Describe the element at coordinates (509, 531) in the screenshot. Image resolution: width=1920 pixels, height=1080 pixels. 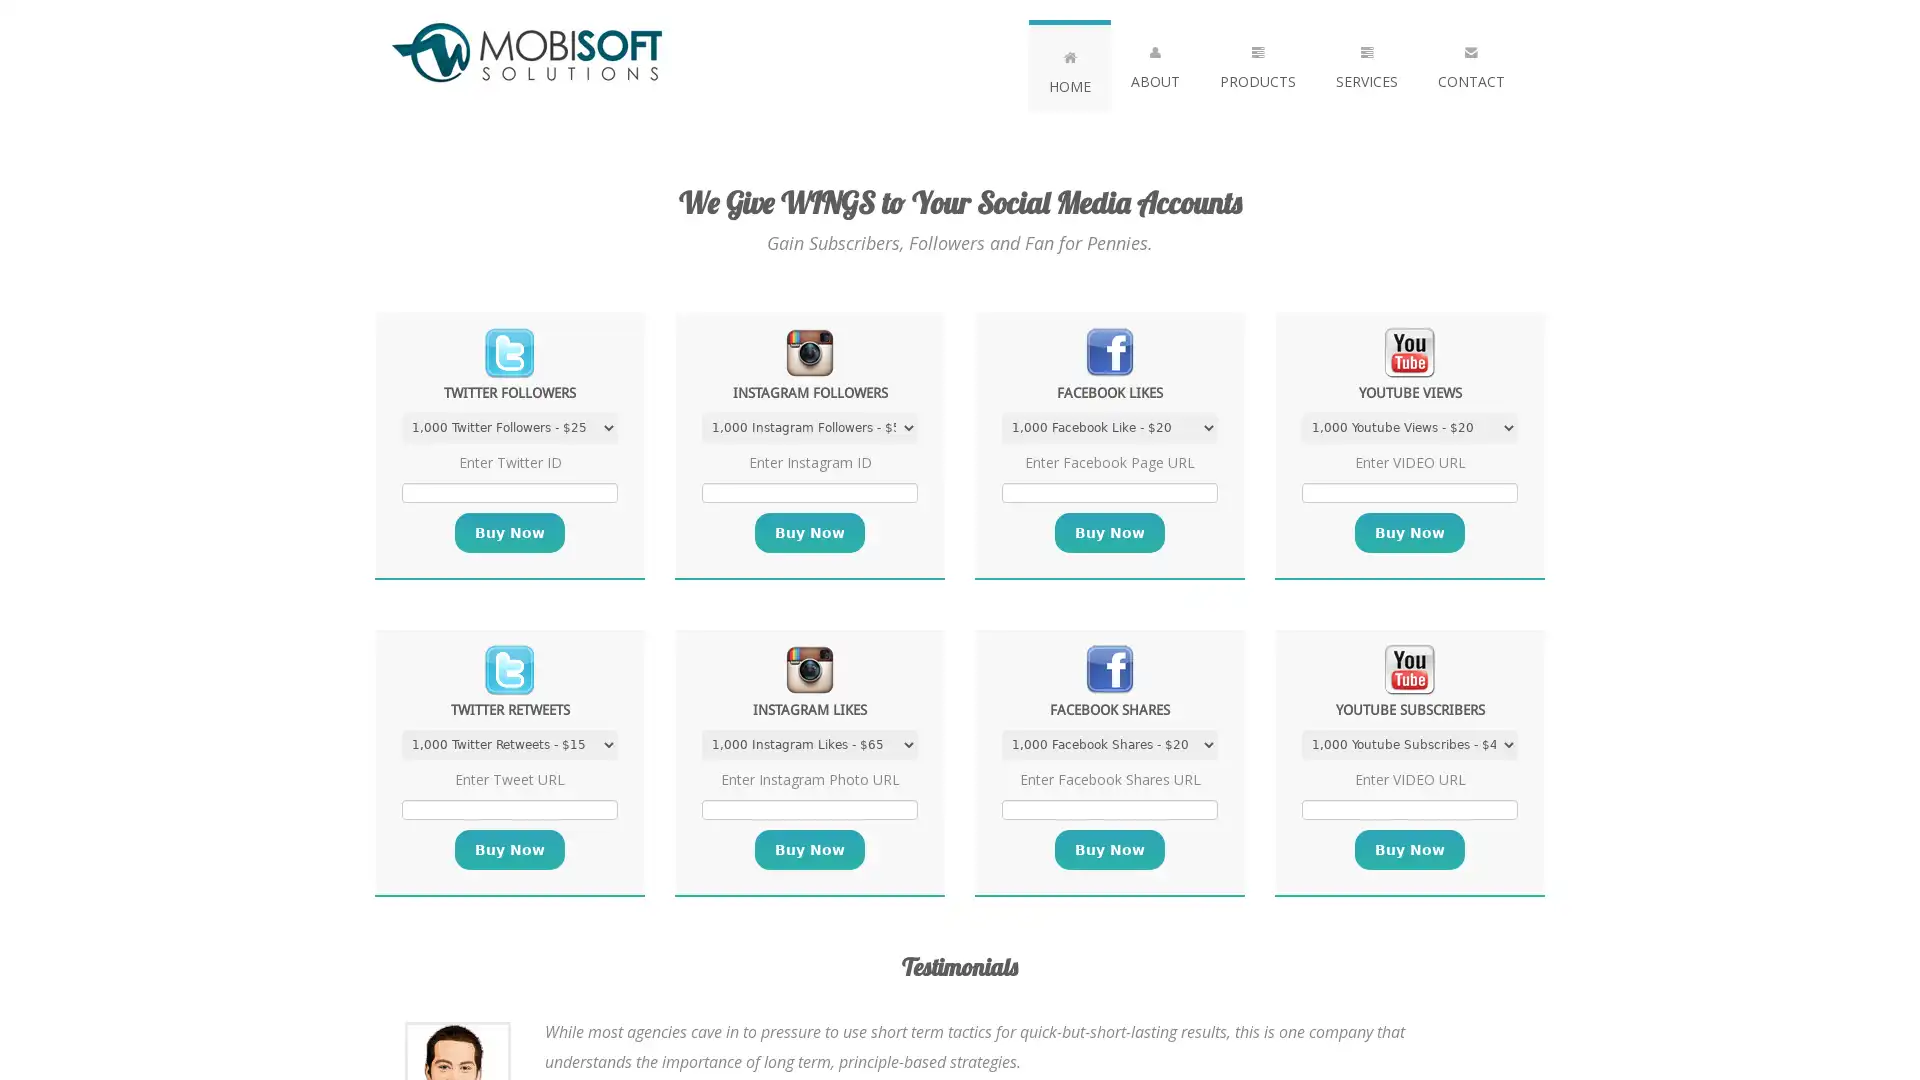
I see `Buy Now` at that location.